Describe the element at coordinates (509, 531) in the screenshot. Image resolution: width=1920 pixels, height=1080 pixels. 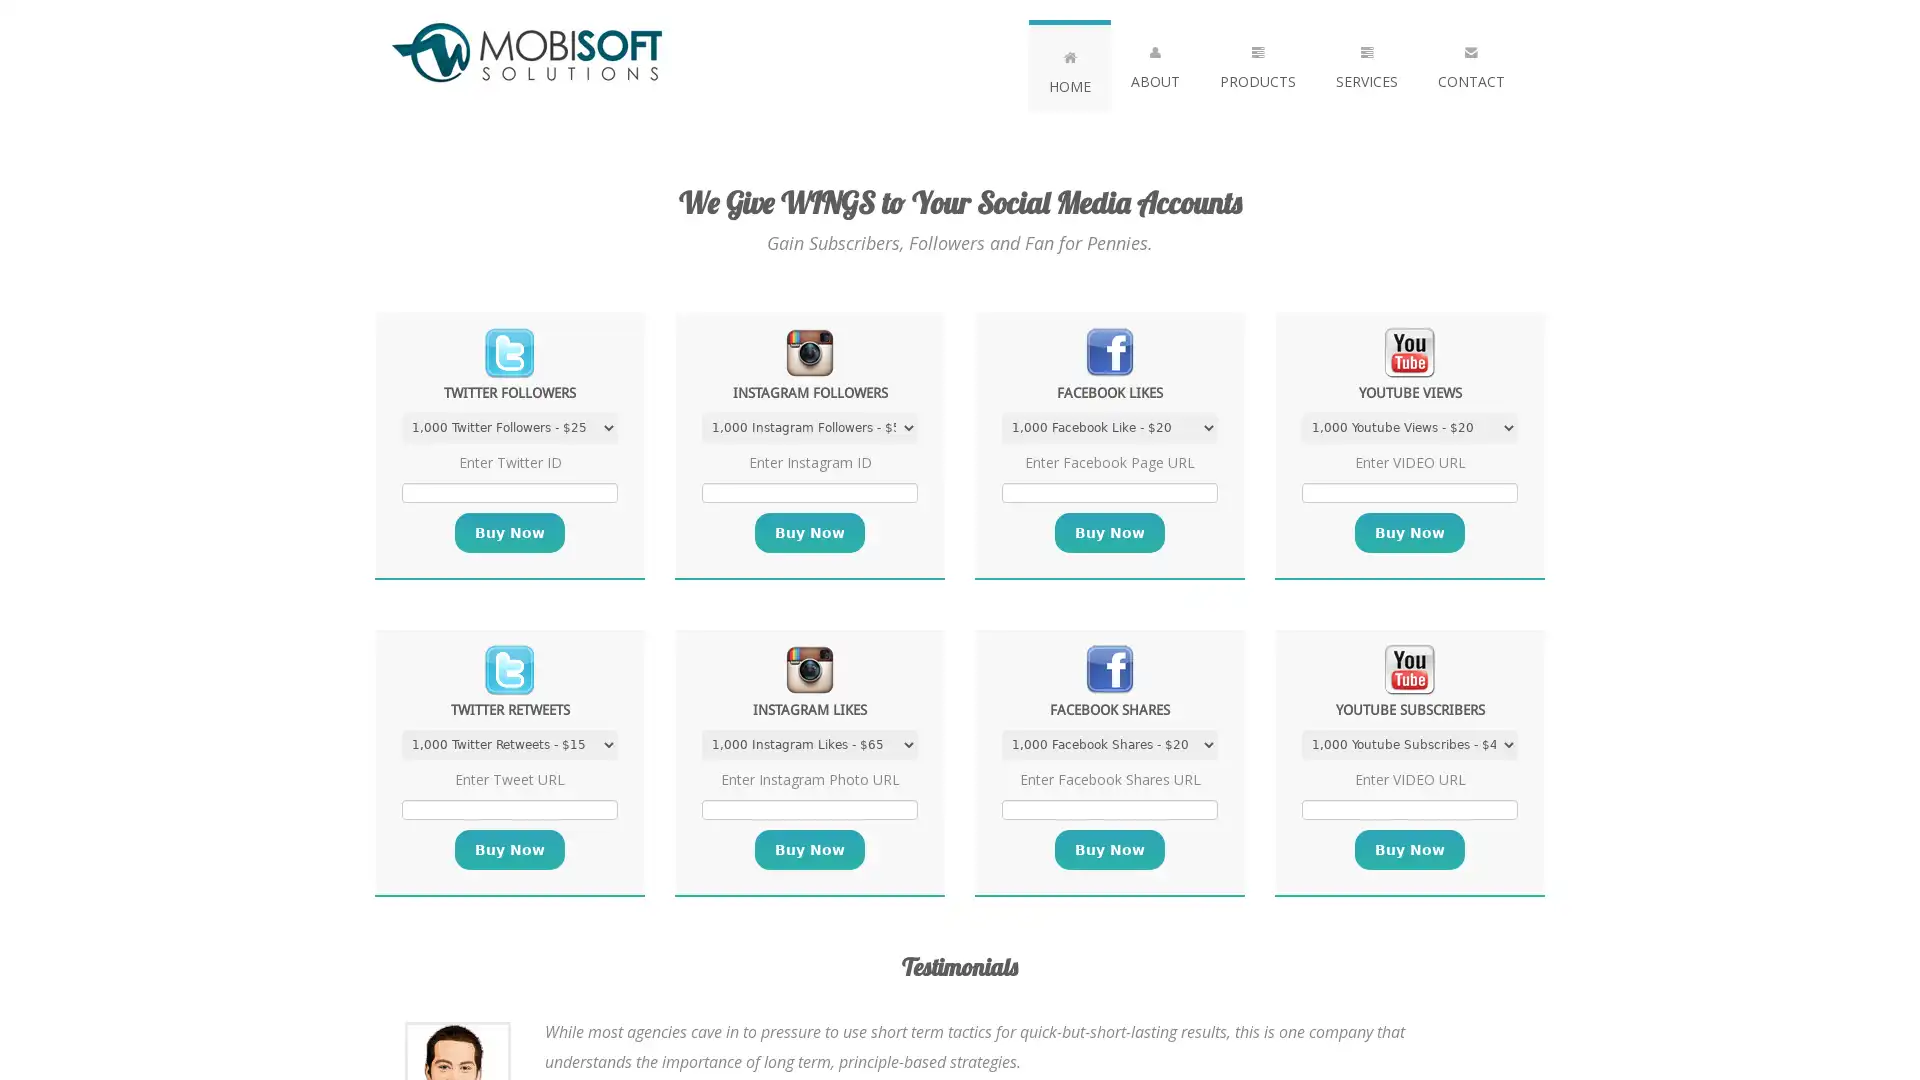
I see `Buy Now` at that location.